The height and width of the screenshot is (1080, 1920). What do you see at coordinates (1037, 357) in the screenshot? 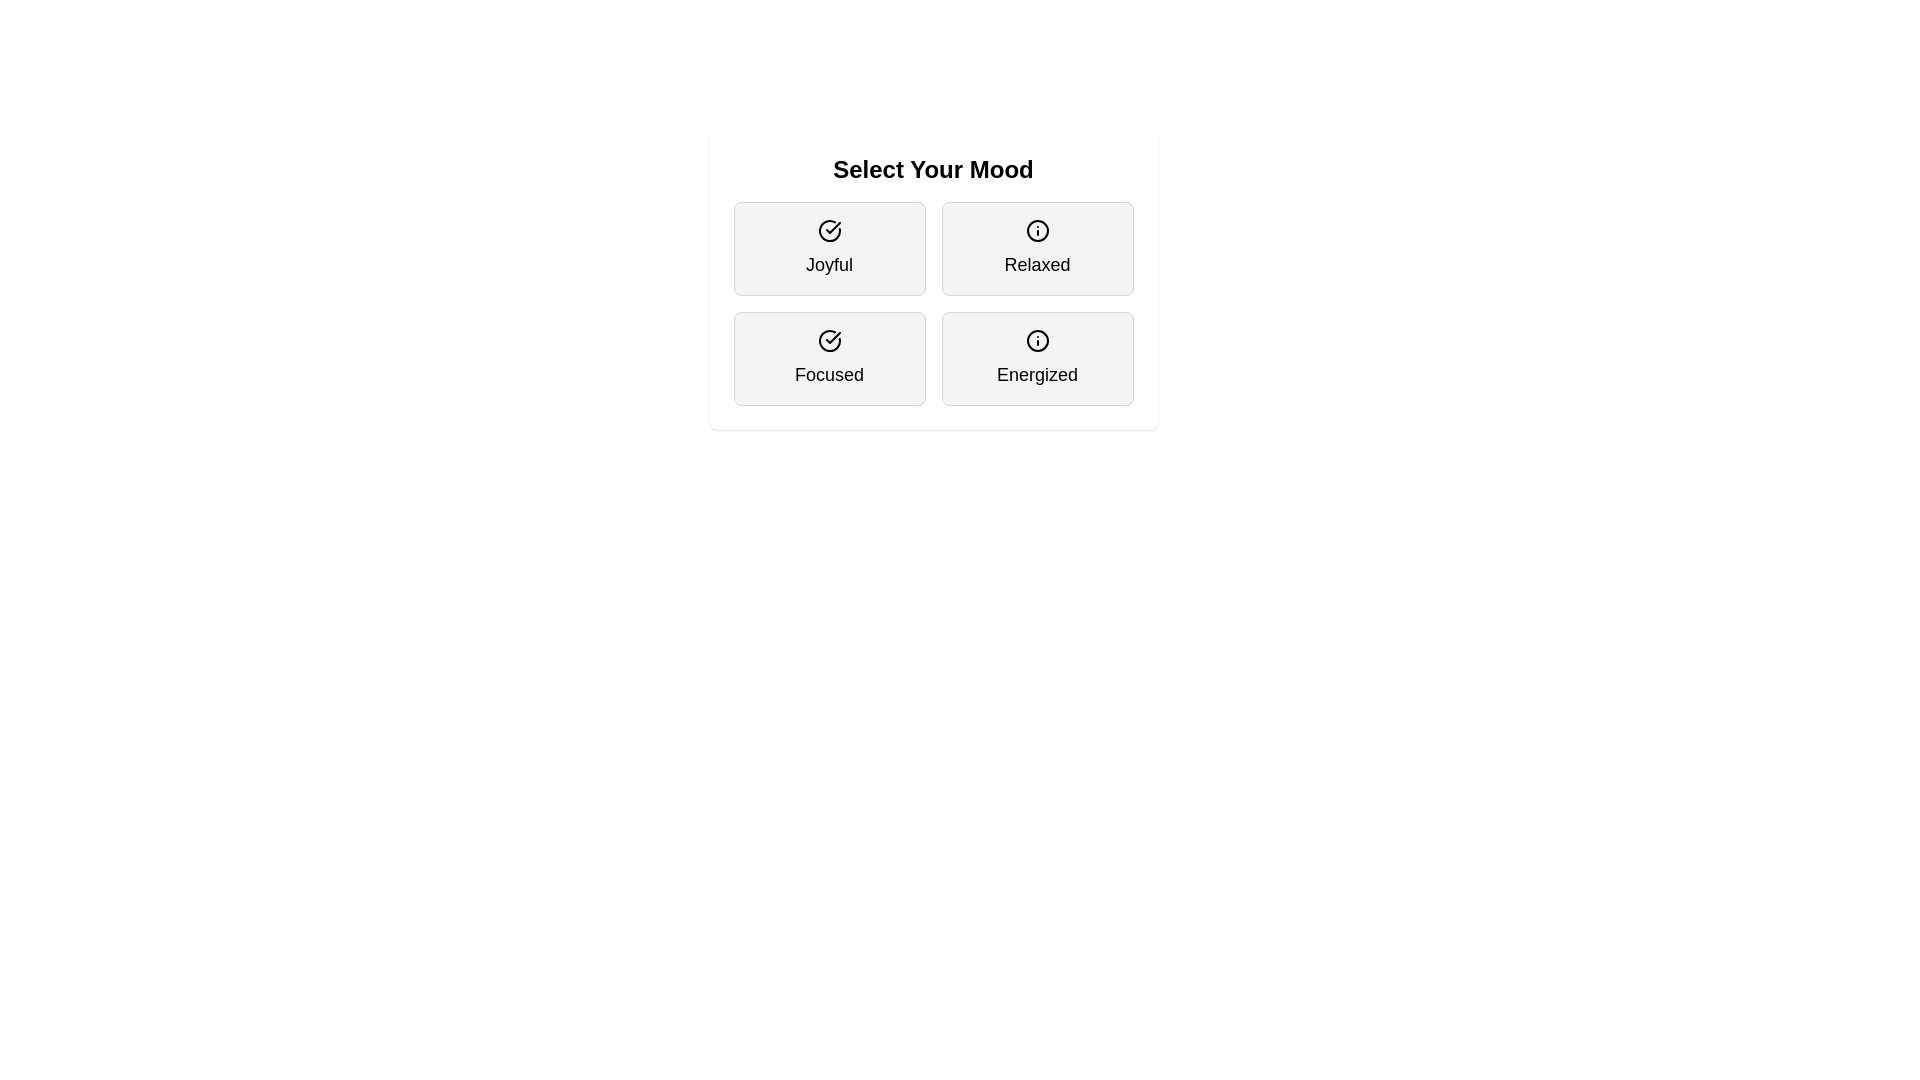
I see `the mood Energized by clicking on its corresponding button` at bounding box center [1037, 357].